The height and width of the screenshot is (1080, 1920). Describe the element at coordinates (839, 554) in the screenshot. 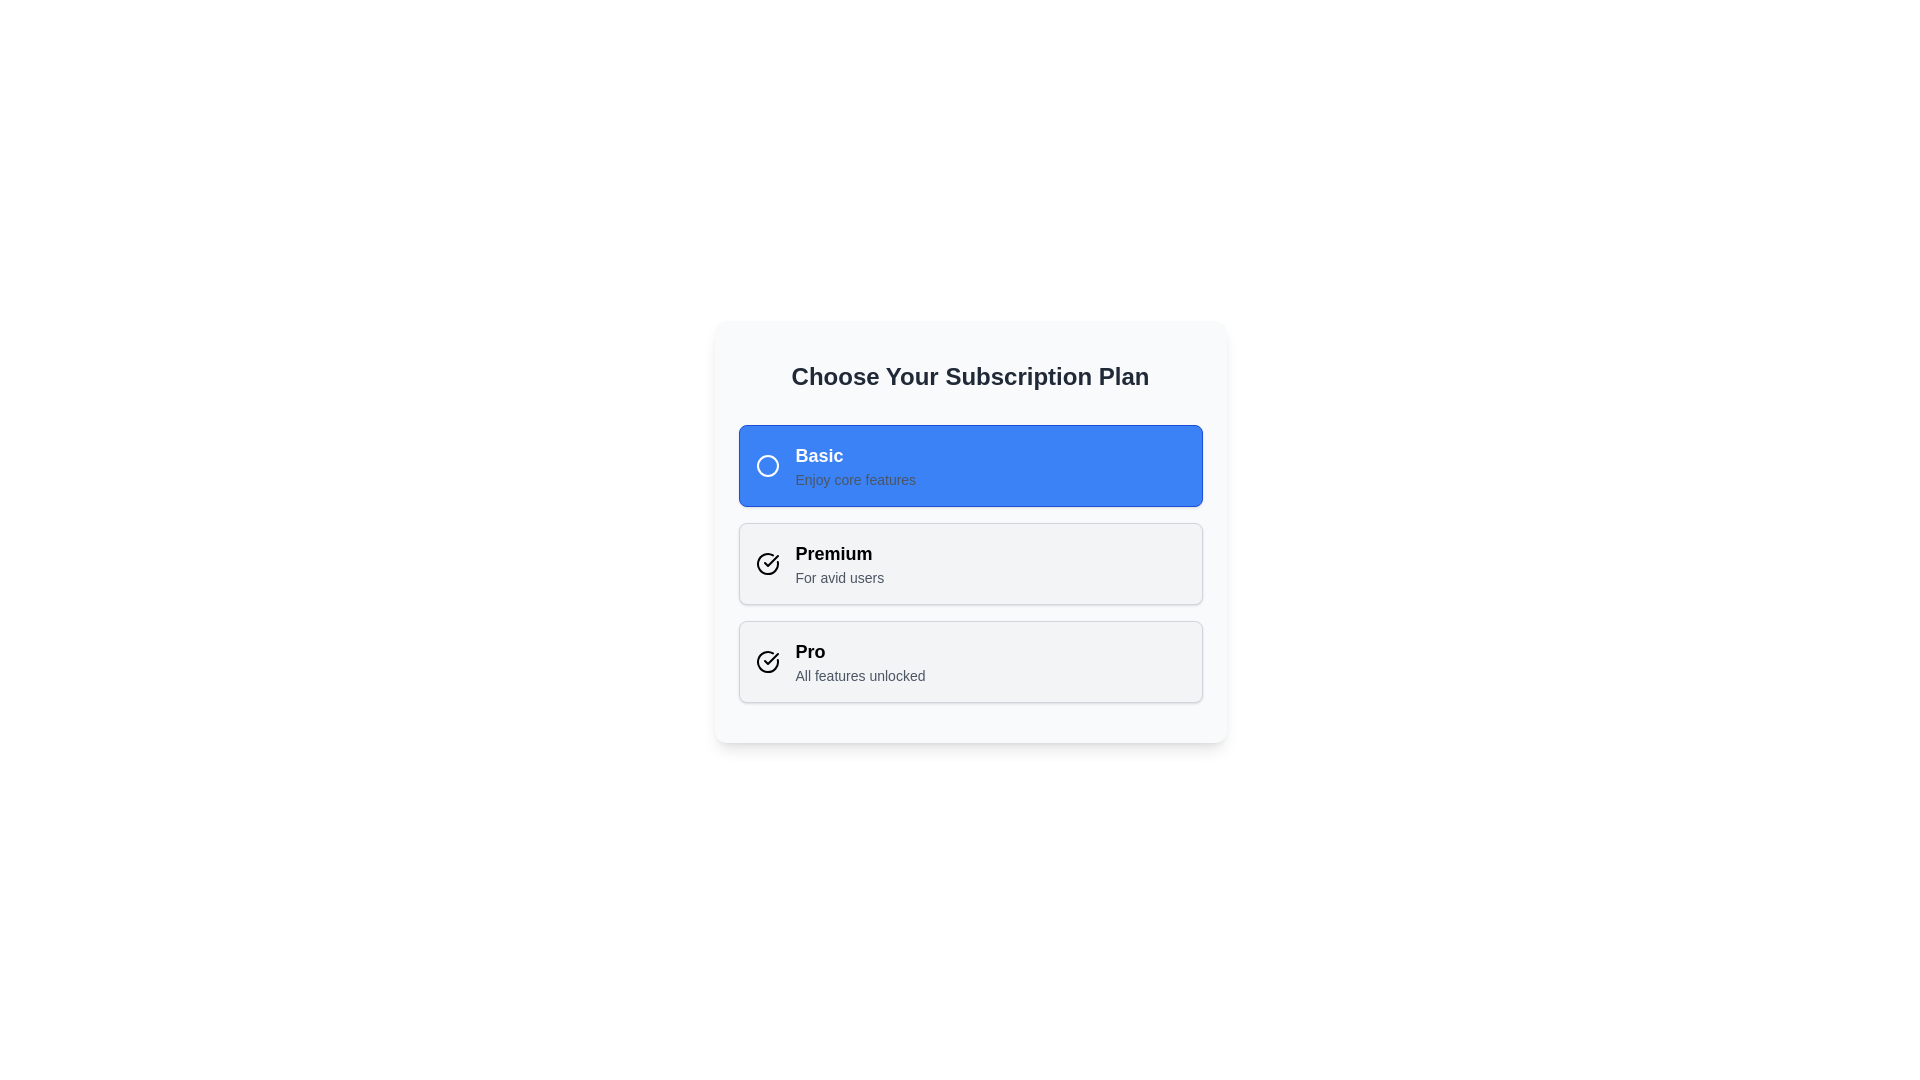

I see `the bold text label reading 'Premium' located at the top of the 'Premium' subscription option card, which stands out with its large black font above the supplementary text 'For avid users'` at that location.